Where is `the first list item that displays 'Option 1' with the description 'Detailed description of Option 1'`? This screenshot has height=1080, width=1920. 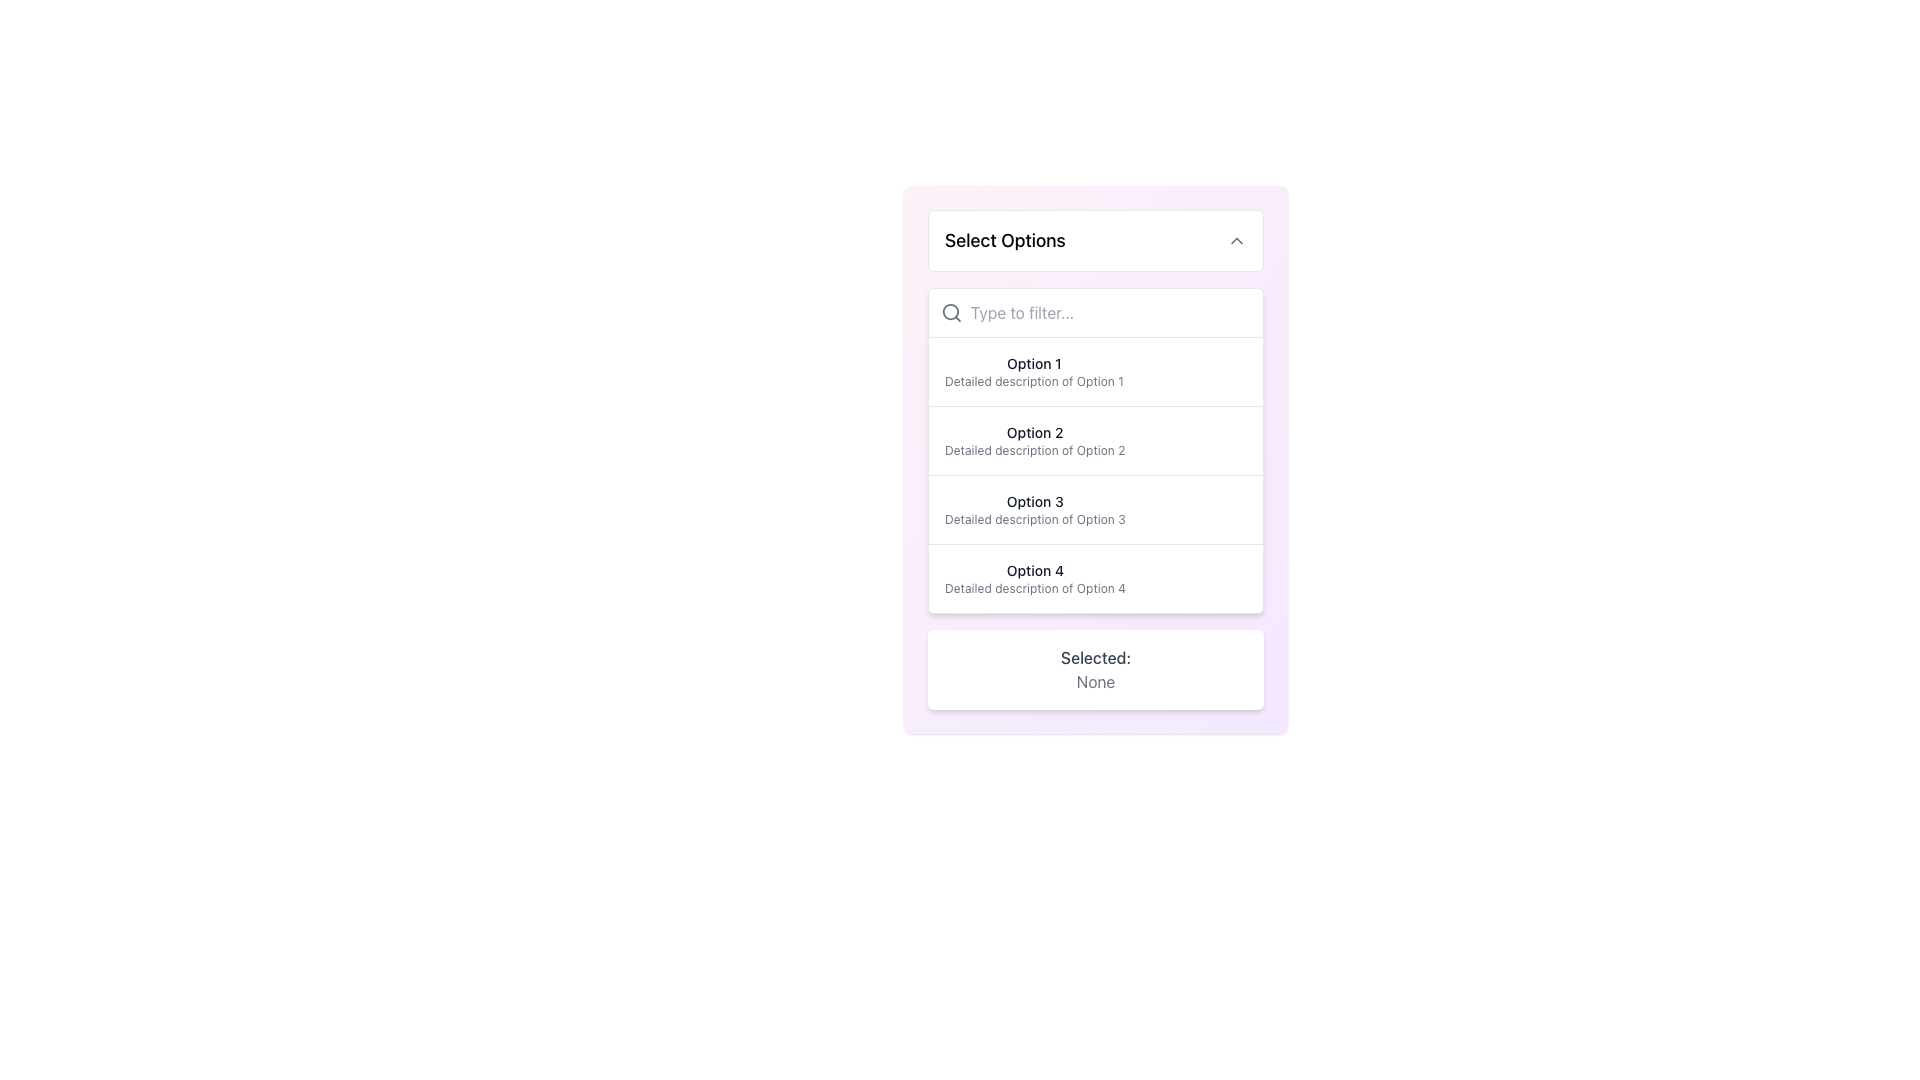 the first list item that displays 'Option 1' with the description 'Detailed description of Option 1' is located at coordinates (1034, 371).